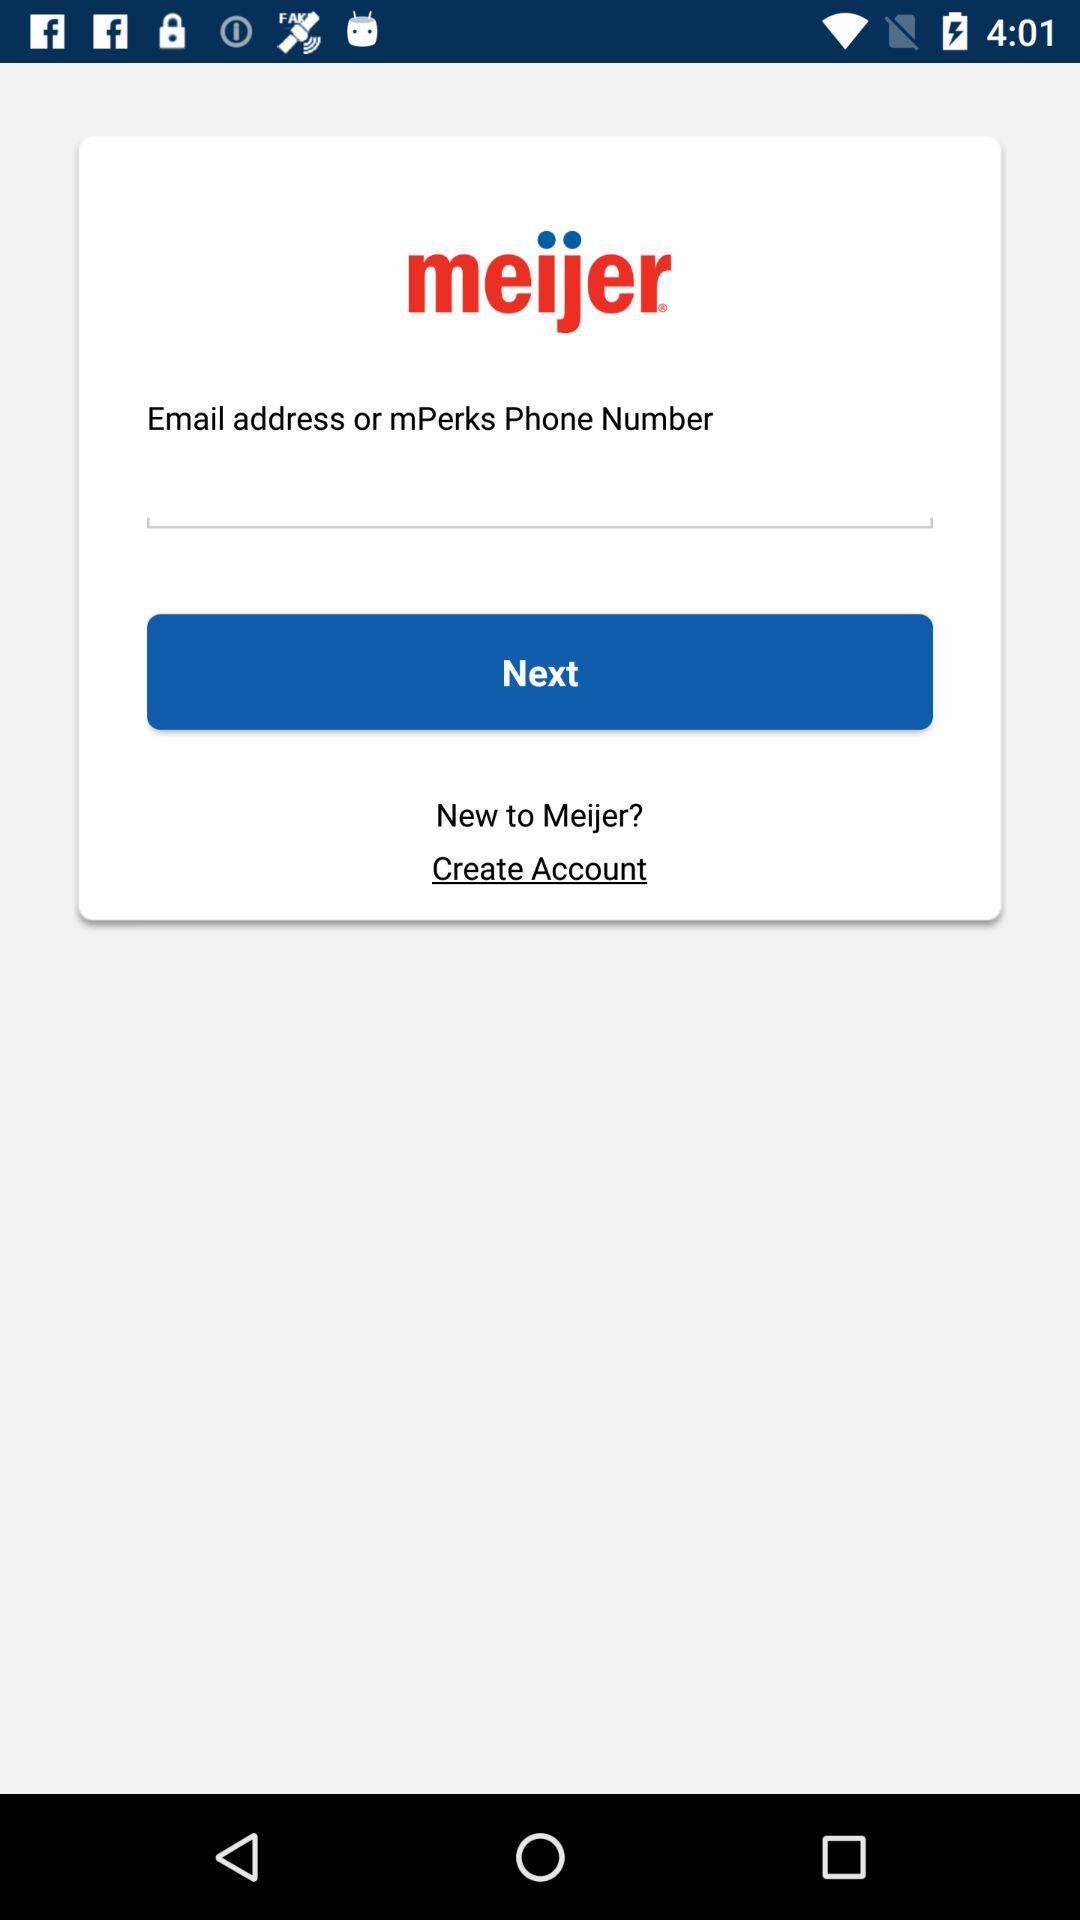  What do you see at coordinates (540, 672) in the screenshot?
I see `the icon above the new to meijer? item` at bounding box center [540, 672].